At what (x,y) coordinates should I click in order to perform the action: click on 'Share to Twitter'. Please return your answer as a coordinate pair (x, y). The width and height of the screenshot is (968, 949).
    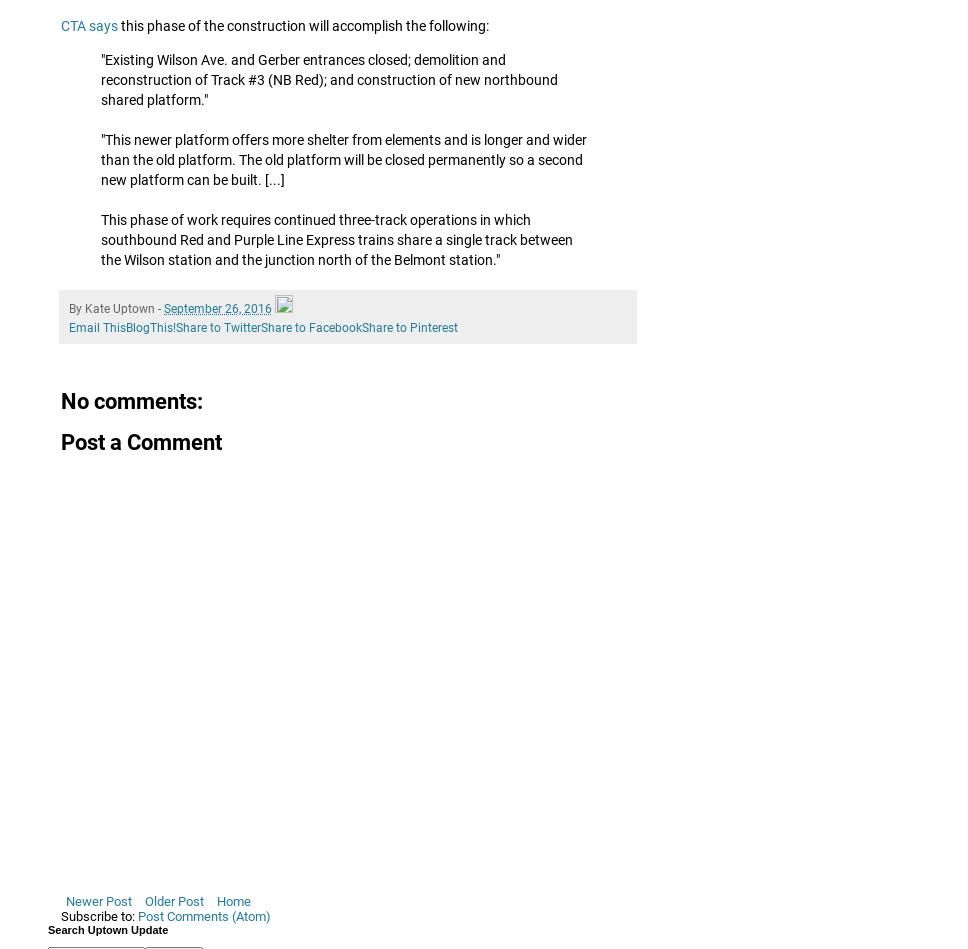
    Looking at the image, I should click on (217, 327).